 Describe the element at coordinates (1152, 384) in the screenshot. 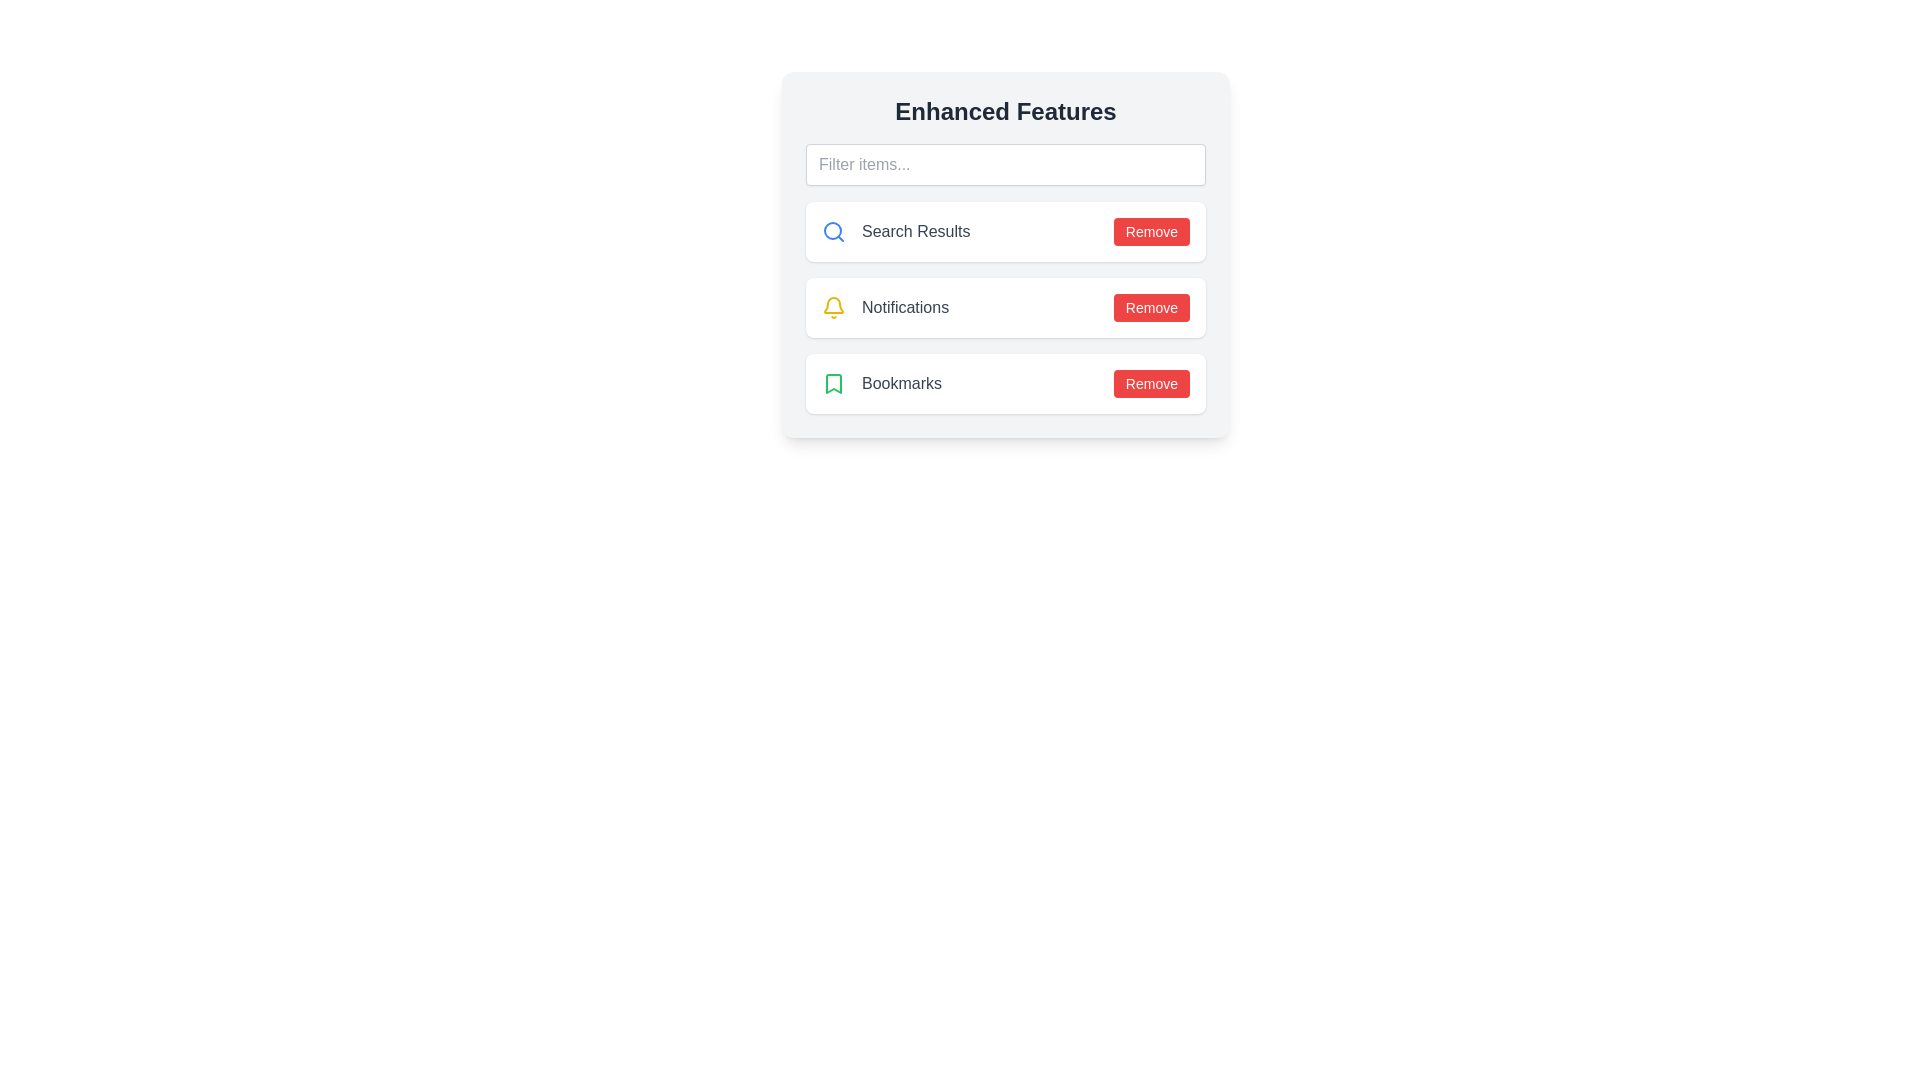

I see `'Remove' button for the Bookmarks item` at that location.